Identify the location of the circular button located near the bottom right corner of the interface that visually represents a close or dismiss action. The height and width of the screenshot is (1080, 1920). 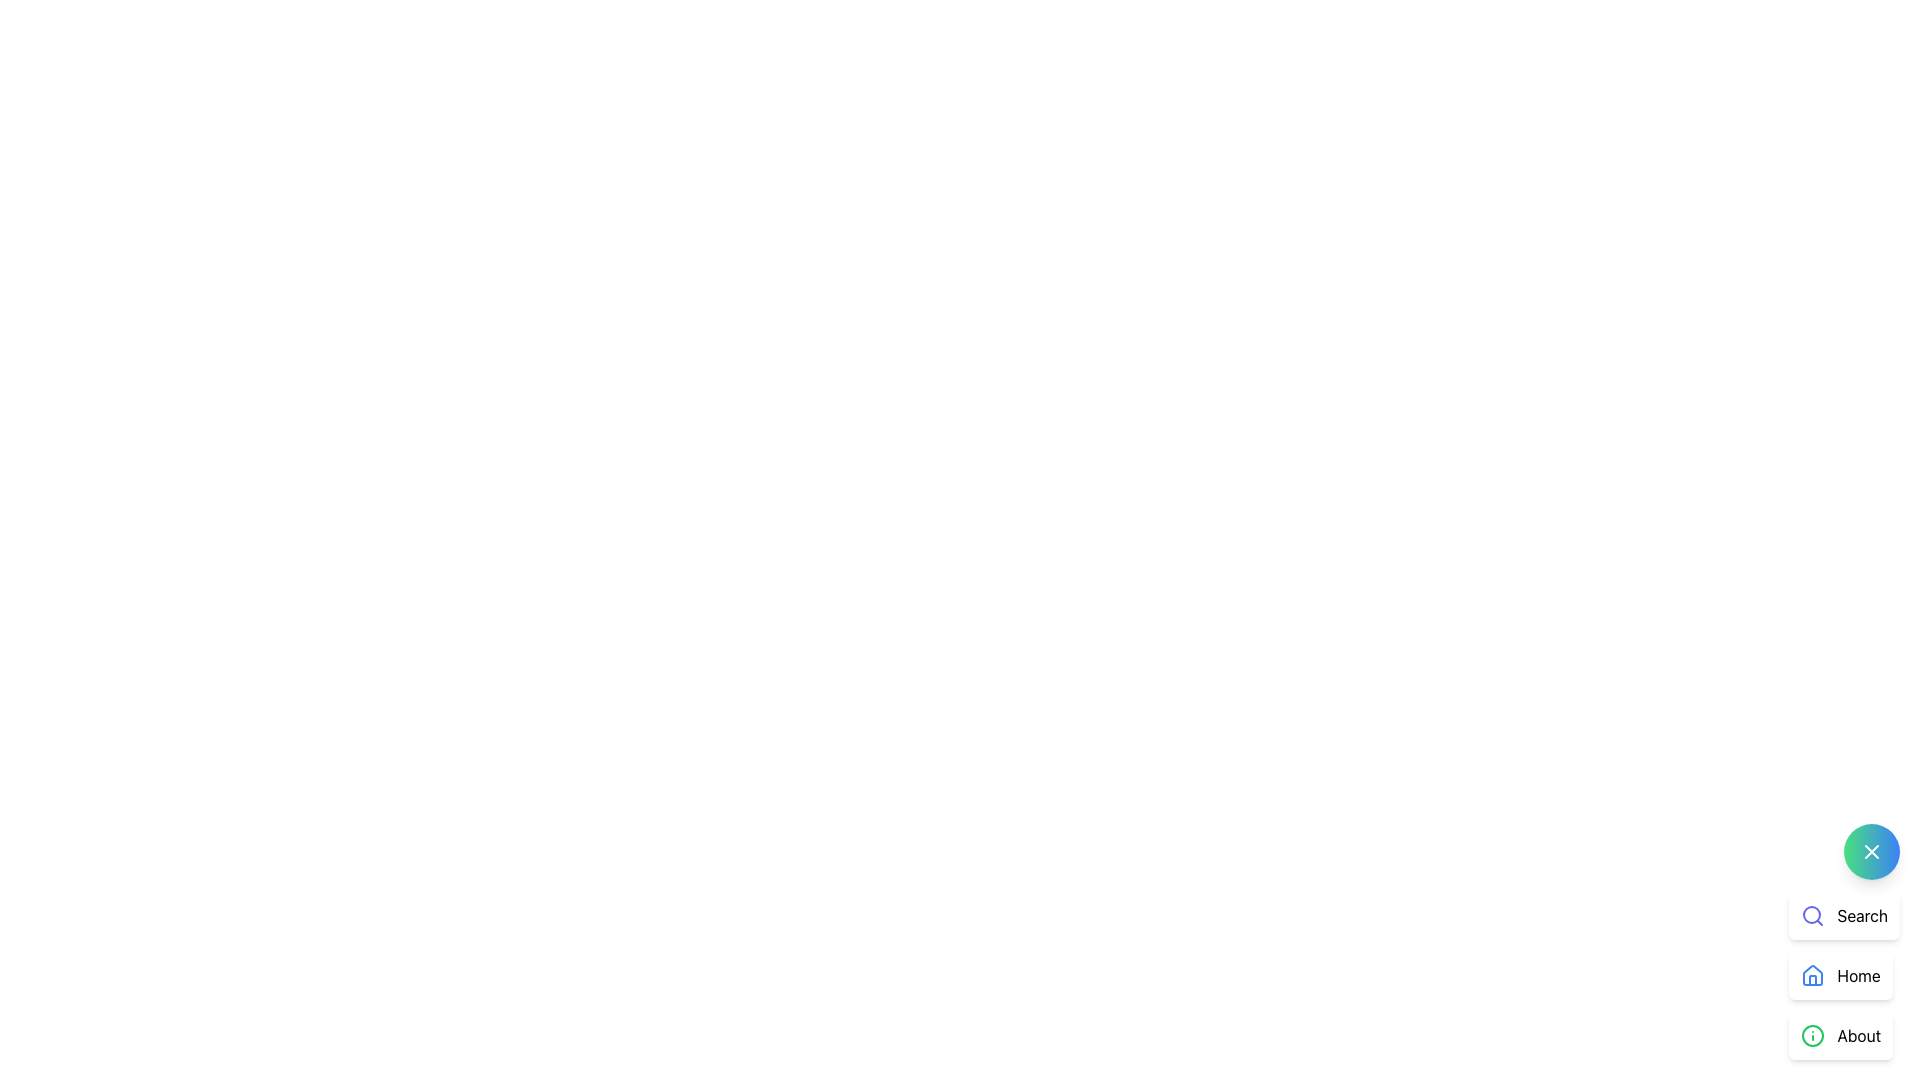
(1871, 852).